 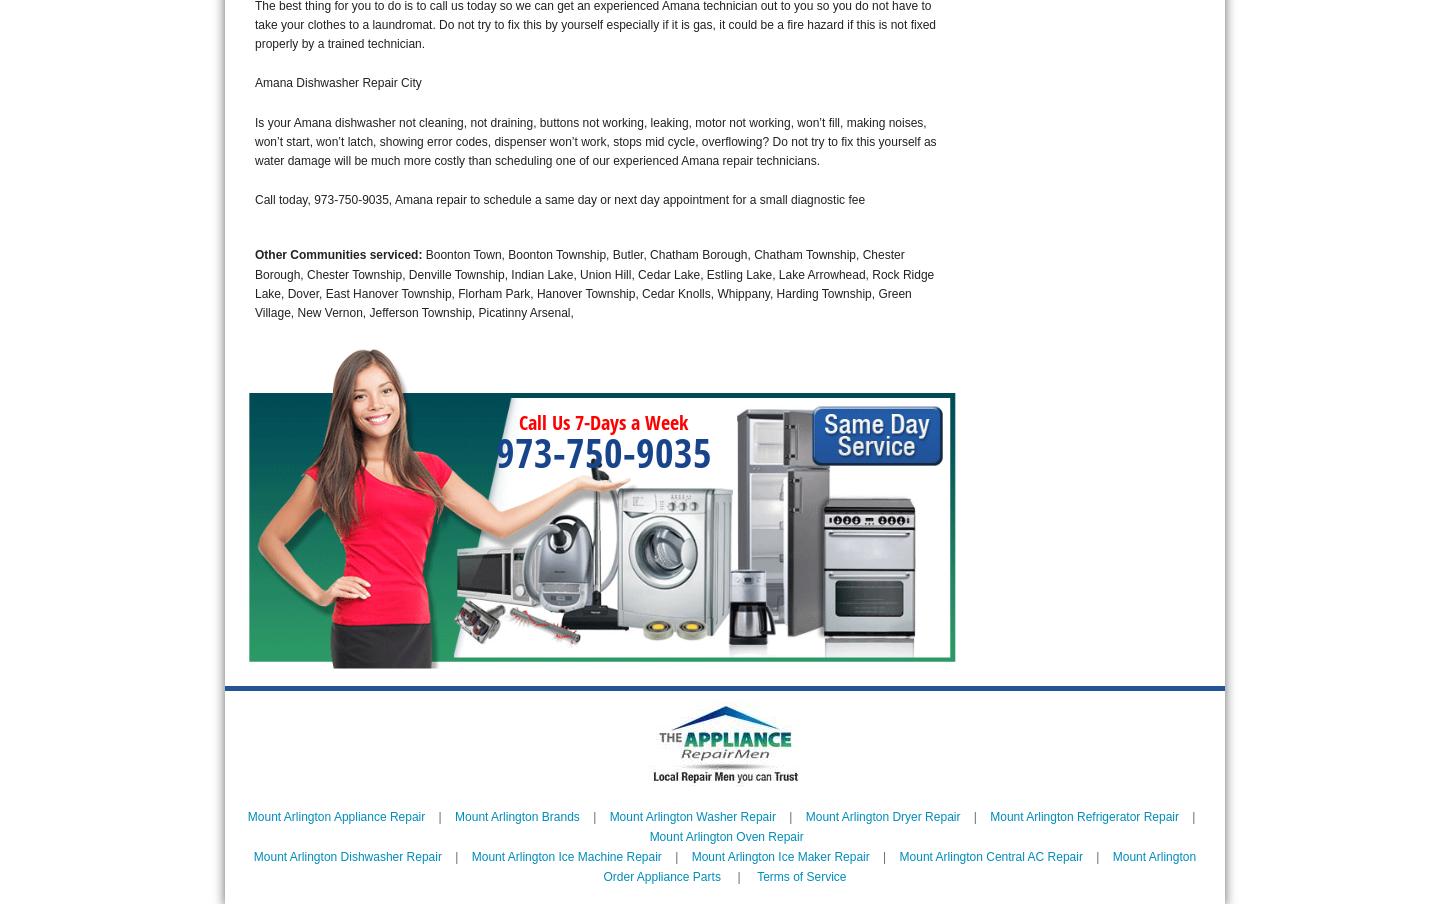 What do you see at coordinates (690, 815) in the screenshot?
I see `'Mount Arlington Washer Repair'` at bounding box center [690, 815].